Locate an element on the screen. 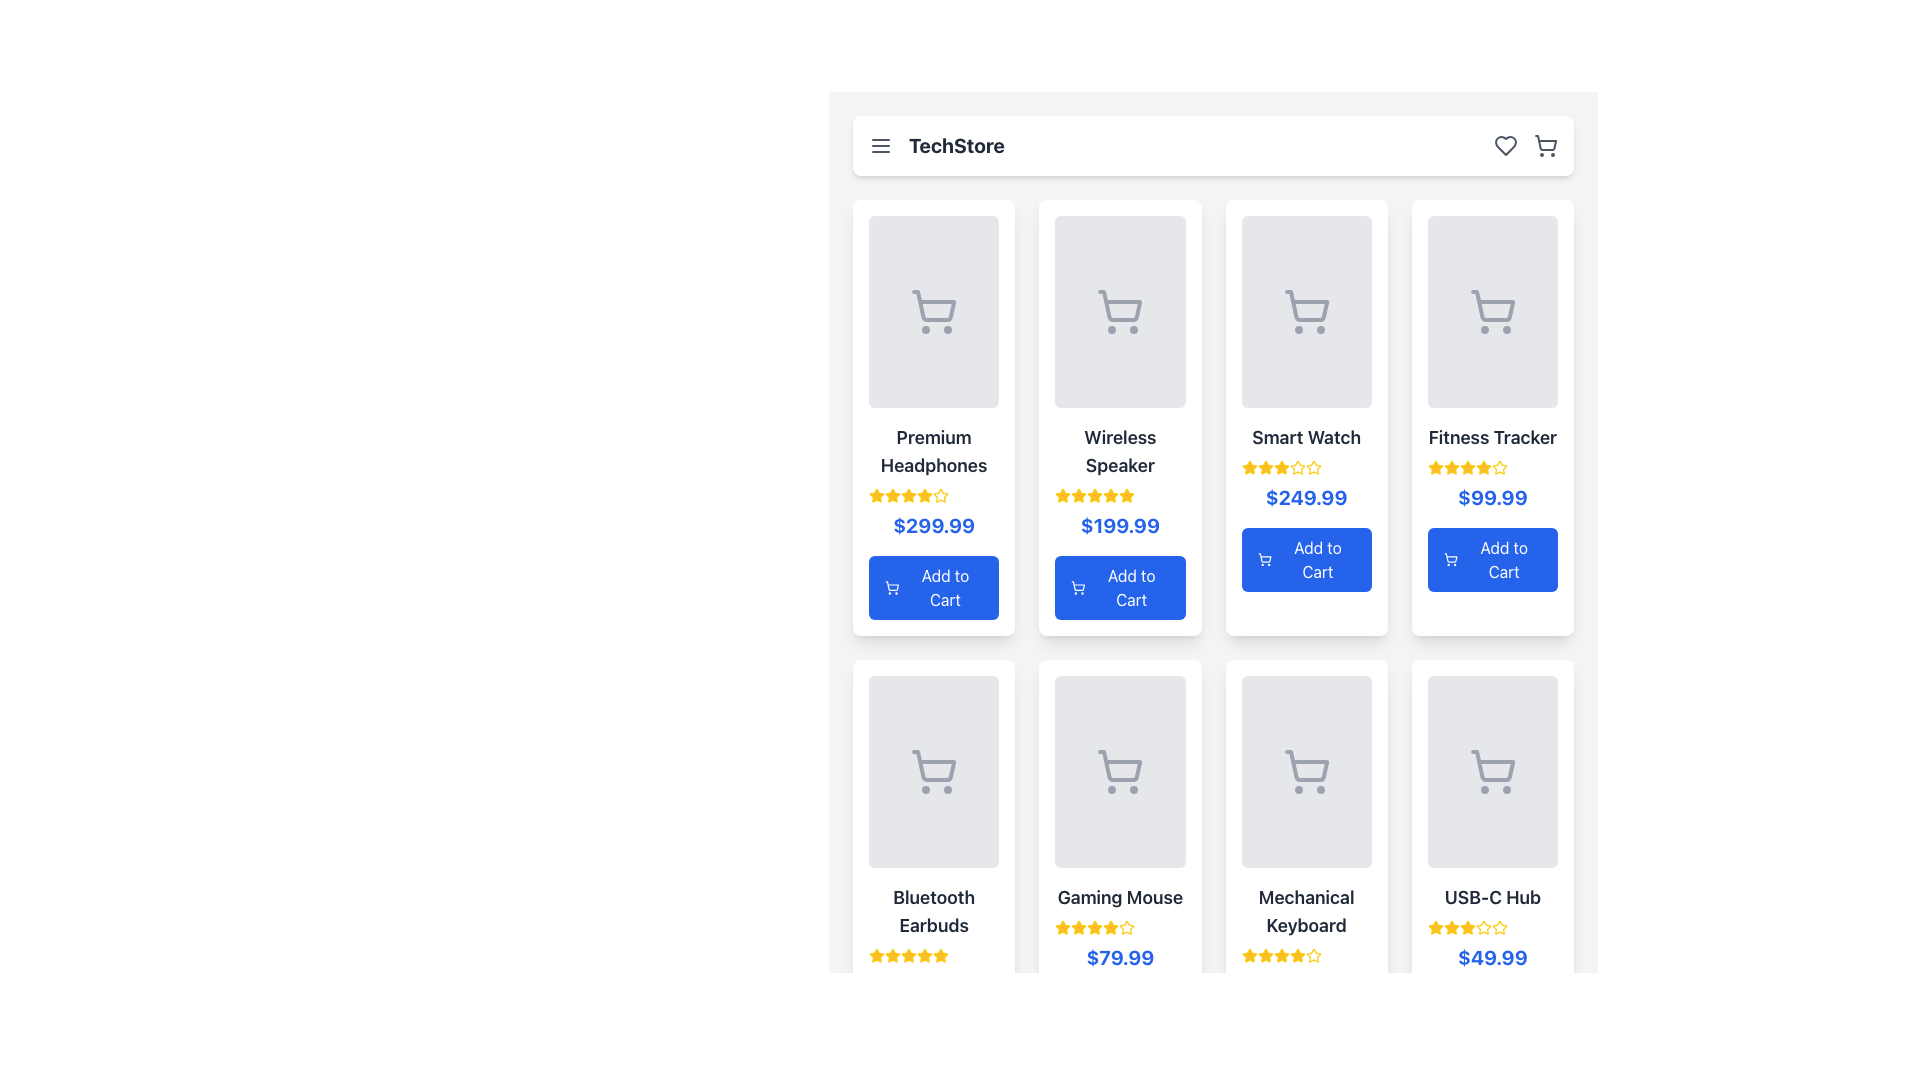  the fifth star-shaped icon with a yellow outline in the rating system for the 'Gaming Mouse' product to rate it is located at coordinates (1127, 928).